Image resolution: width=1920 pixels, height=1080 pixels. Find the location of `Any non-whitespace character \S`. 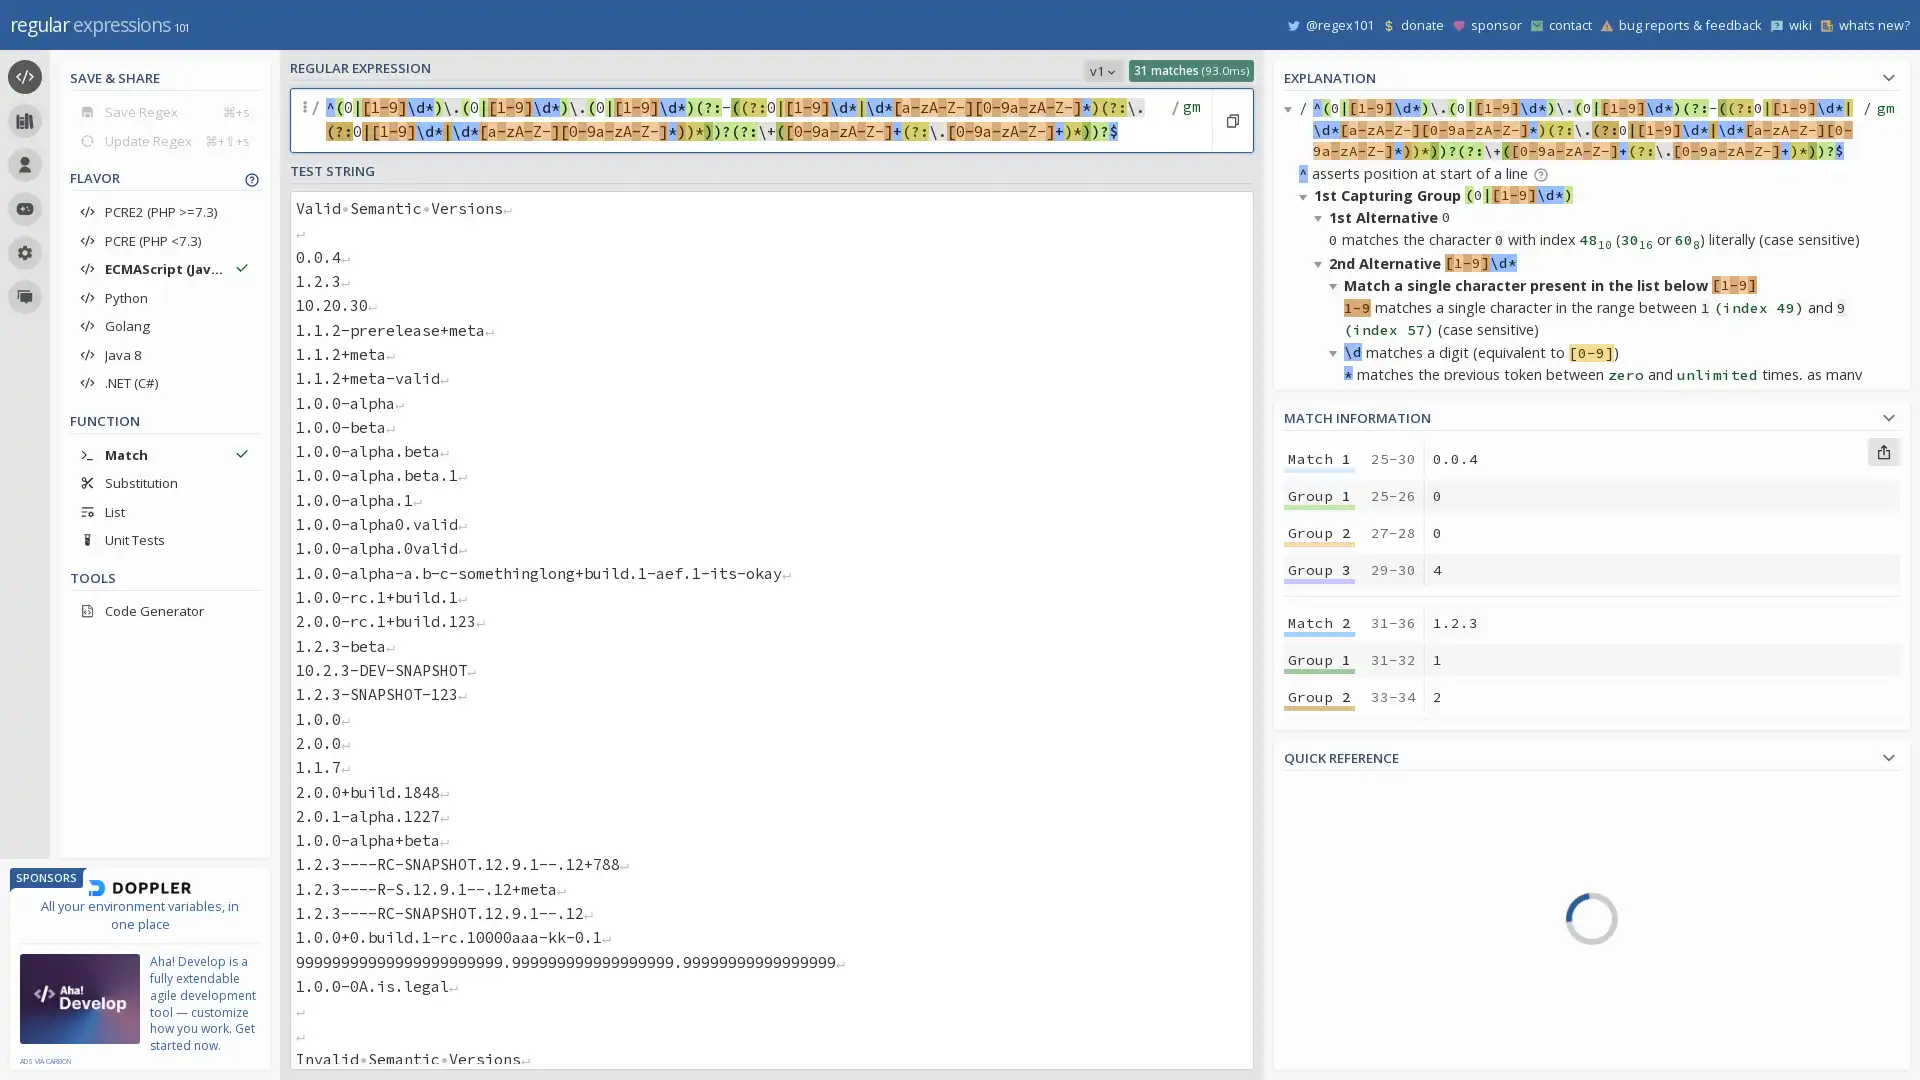

Any non-whitespace character \S is located at coordinates (1691, 1019).